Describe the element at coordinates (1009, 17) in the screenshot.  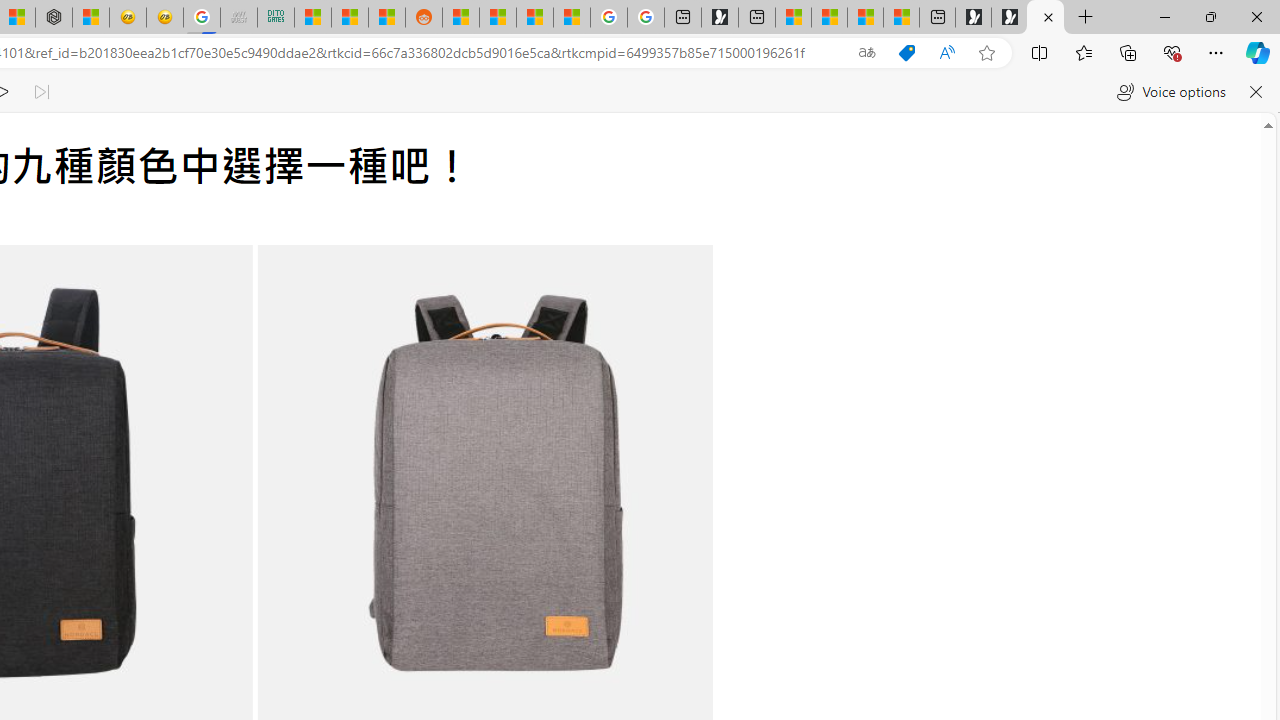
I see `'Play Free Online Games | Games from Microsoft Start'` at that location.